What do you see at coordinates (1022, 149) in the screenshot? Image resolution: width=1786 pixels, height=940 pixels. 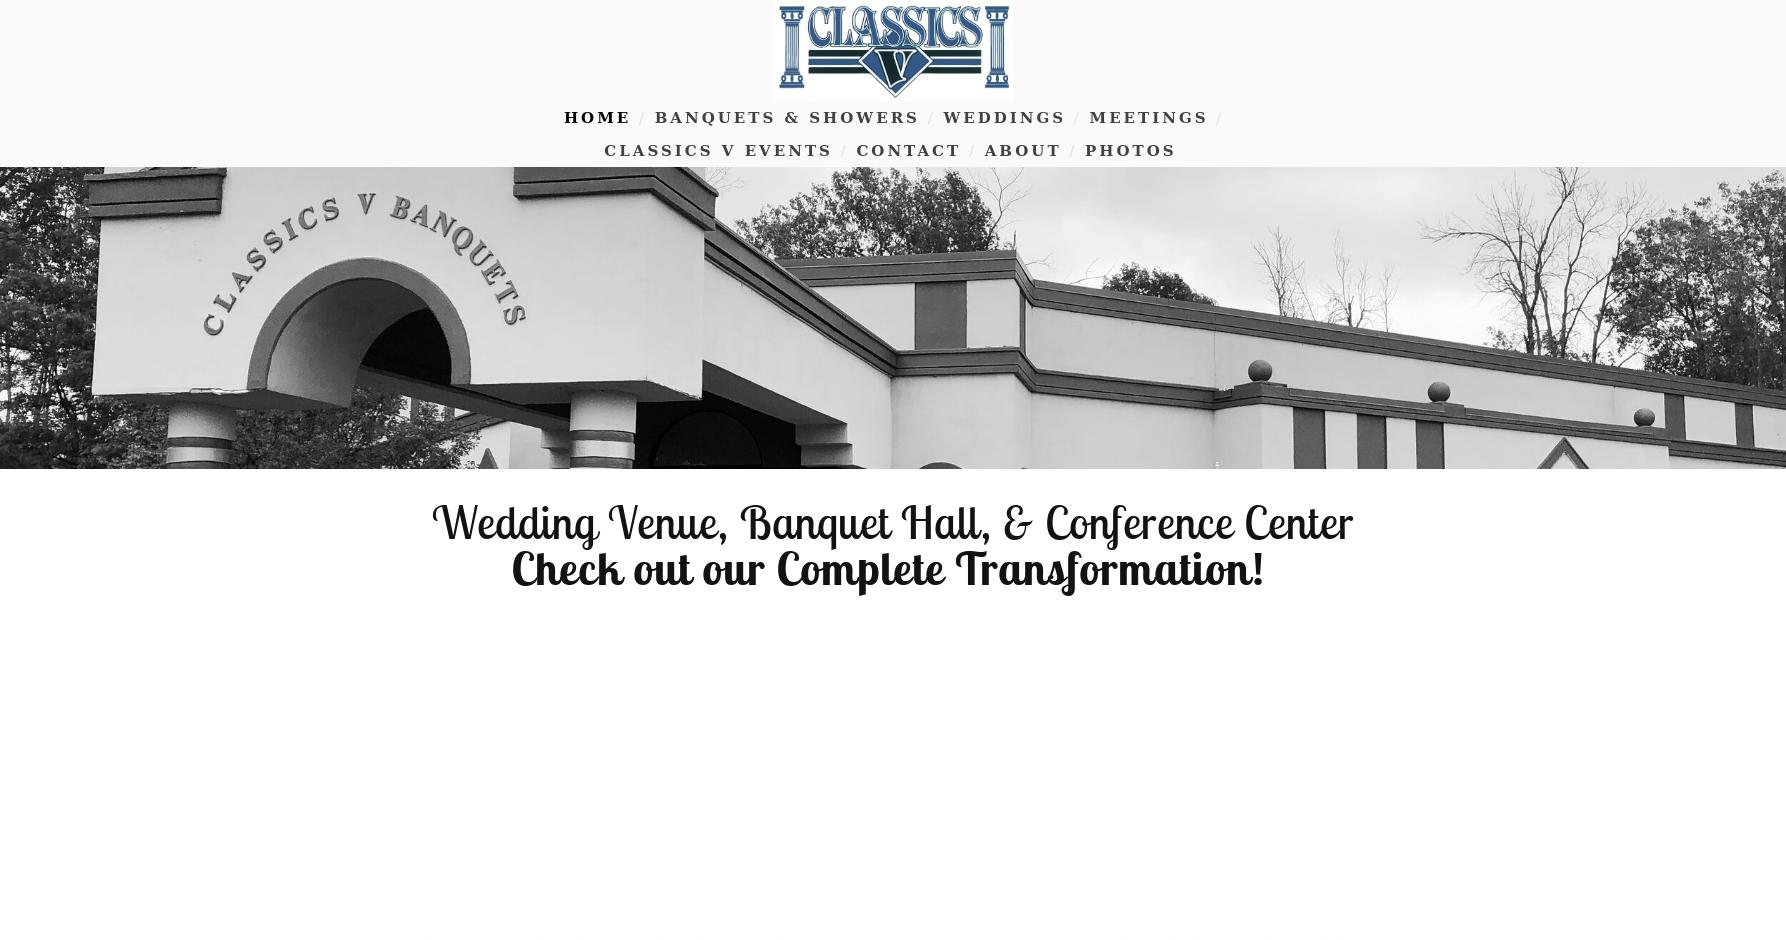 I see `'About'` at bounding box center [1022, 149].